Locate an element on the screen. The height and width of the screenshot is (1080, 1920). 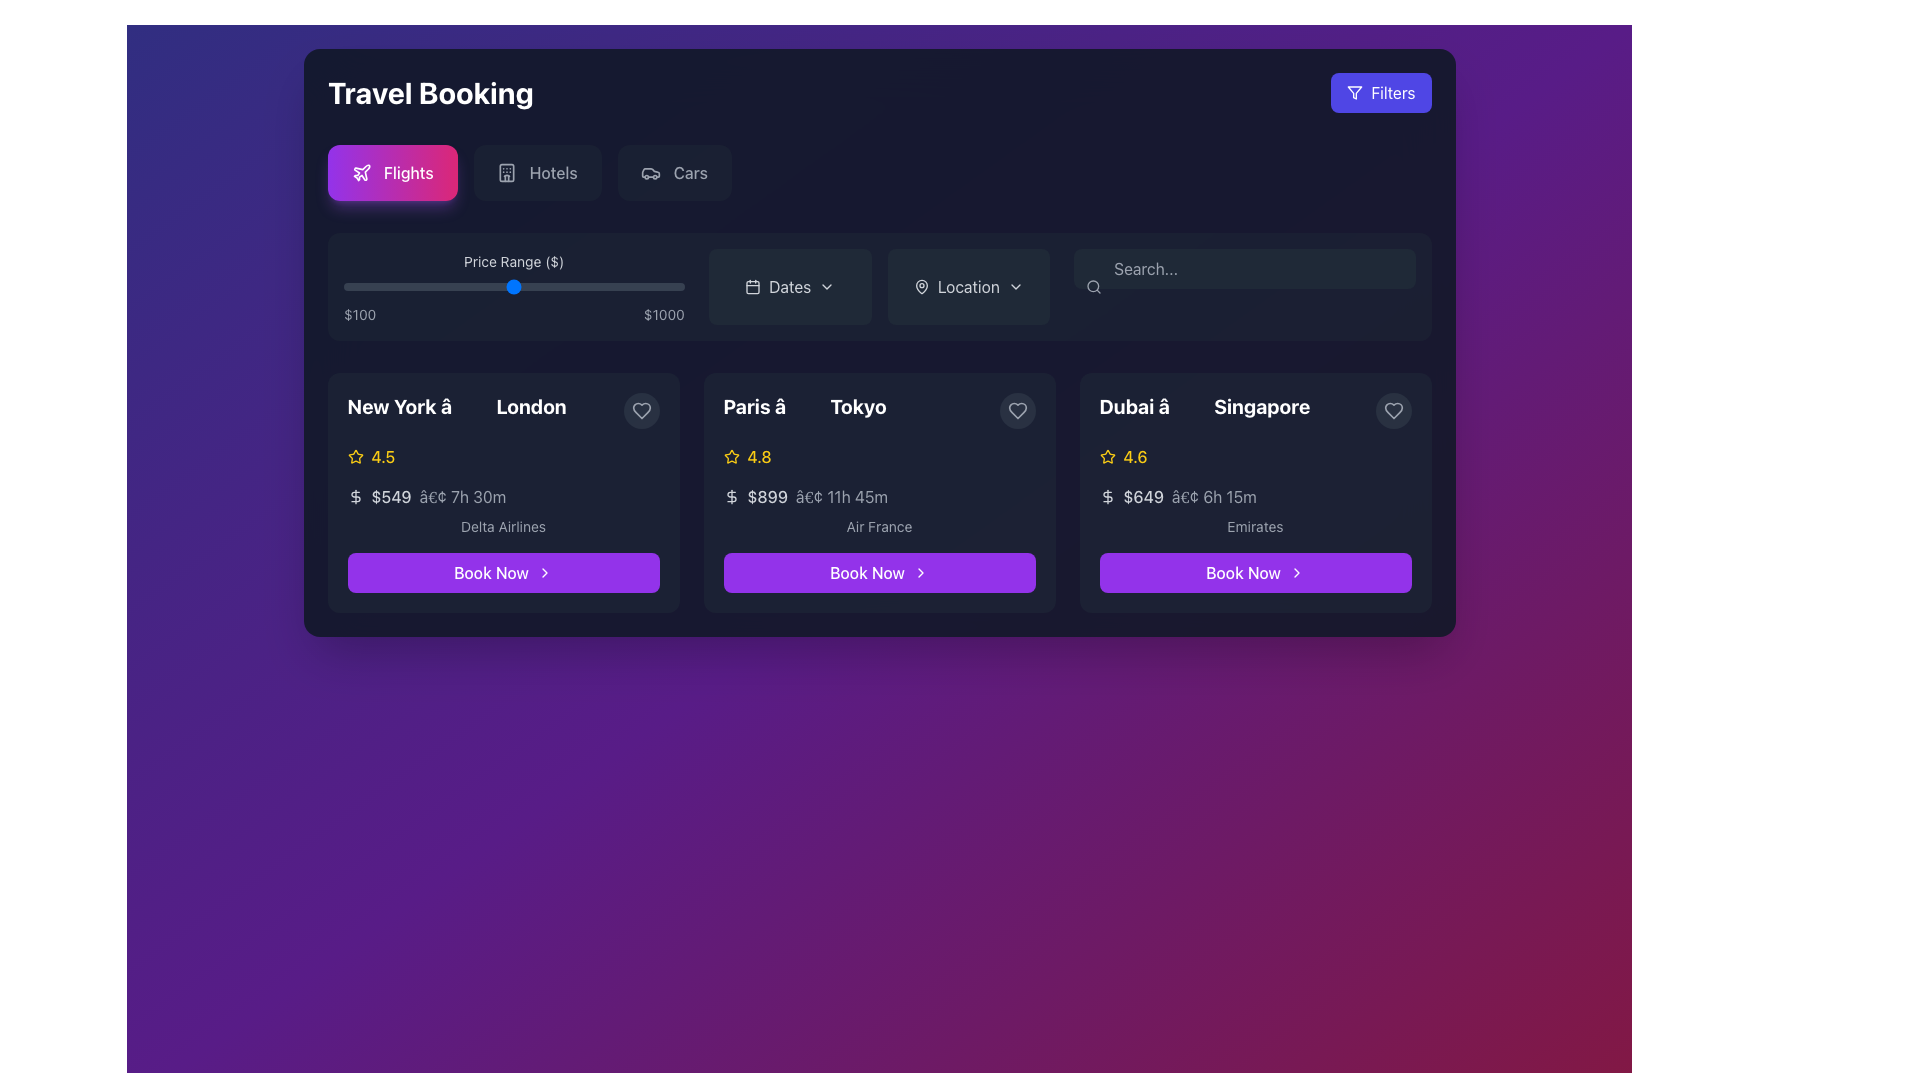
the text label reading 'Emirates', which is a medium gray colored label on a dark background, positioned below the price and duration information in the flight route card from Dubai to Singapore is located at coordinates (1254, 526).